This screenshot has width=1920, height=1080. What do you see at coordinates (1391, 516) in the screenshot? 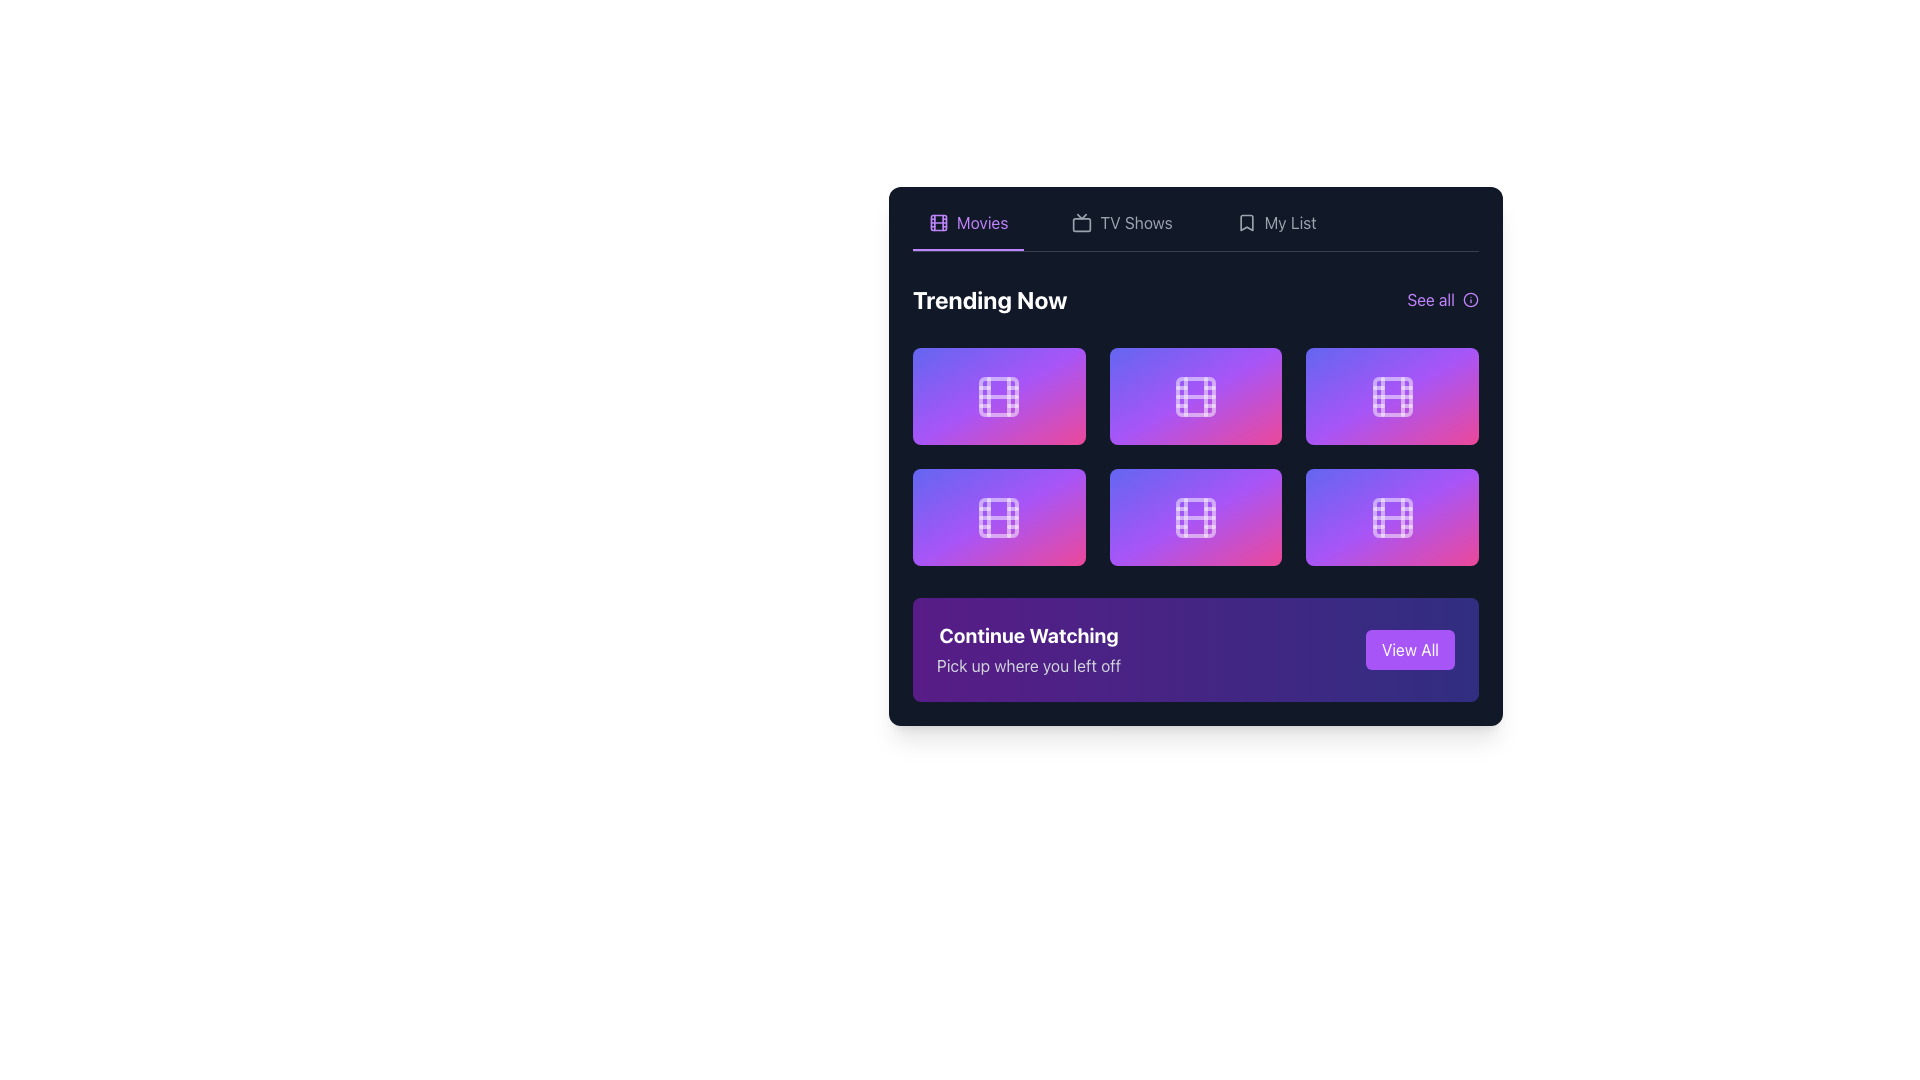
I see `the top-left rounded rectangle graphical element within the SVG icon of the 'Trending Now' card, which enhances the visual representation of the card's video content` at bounding box center [1391, 516].